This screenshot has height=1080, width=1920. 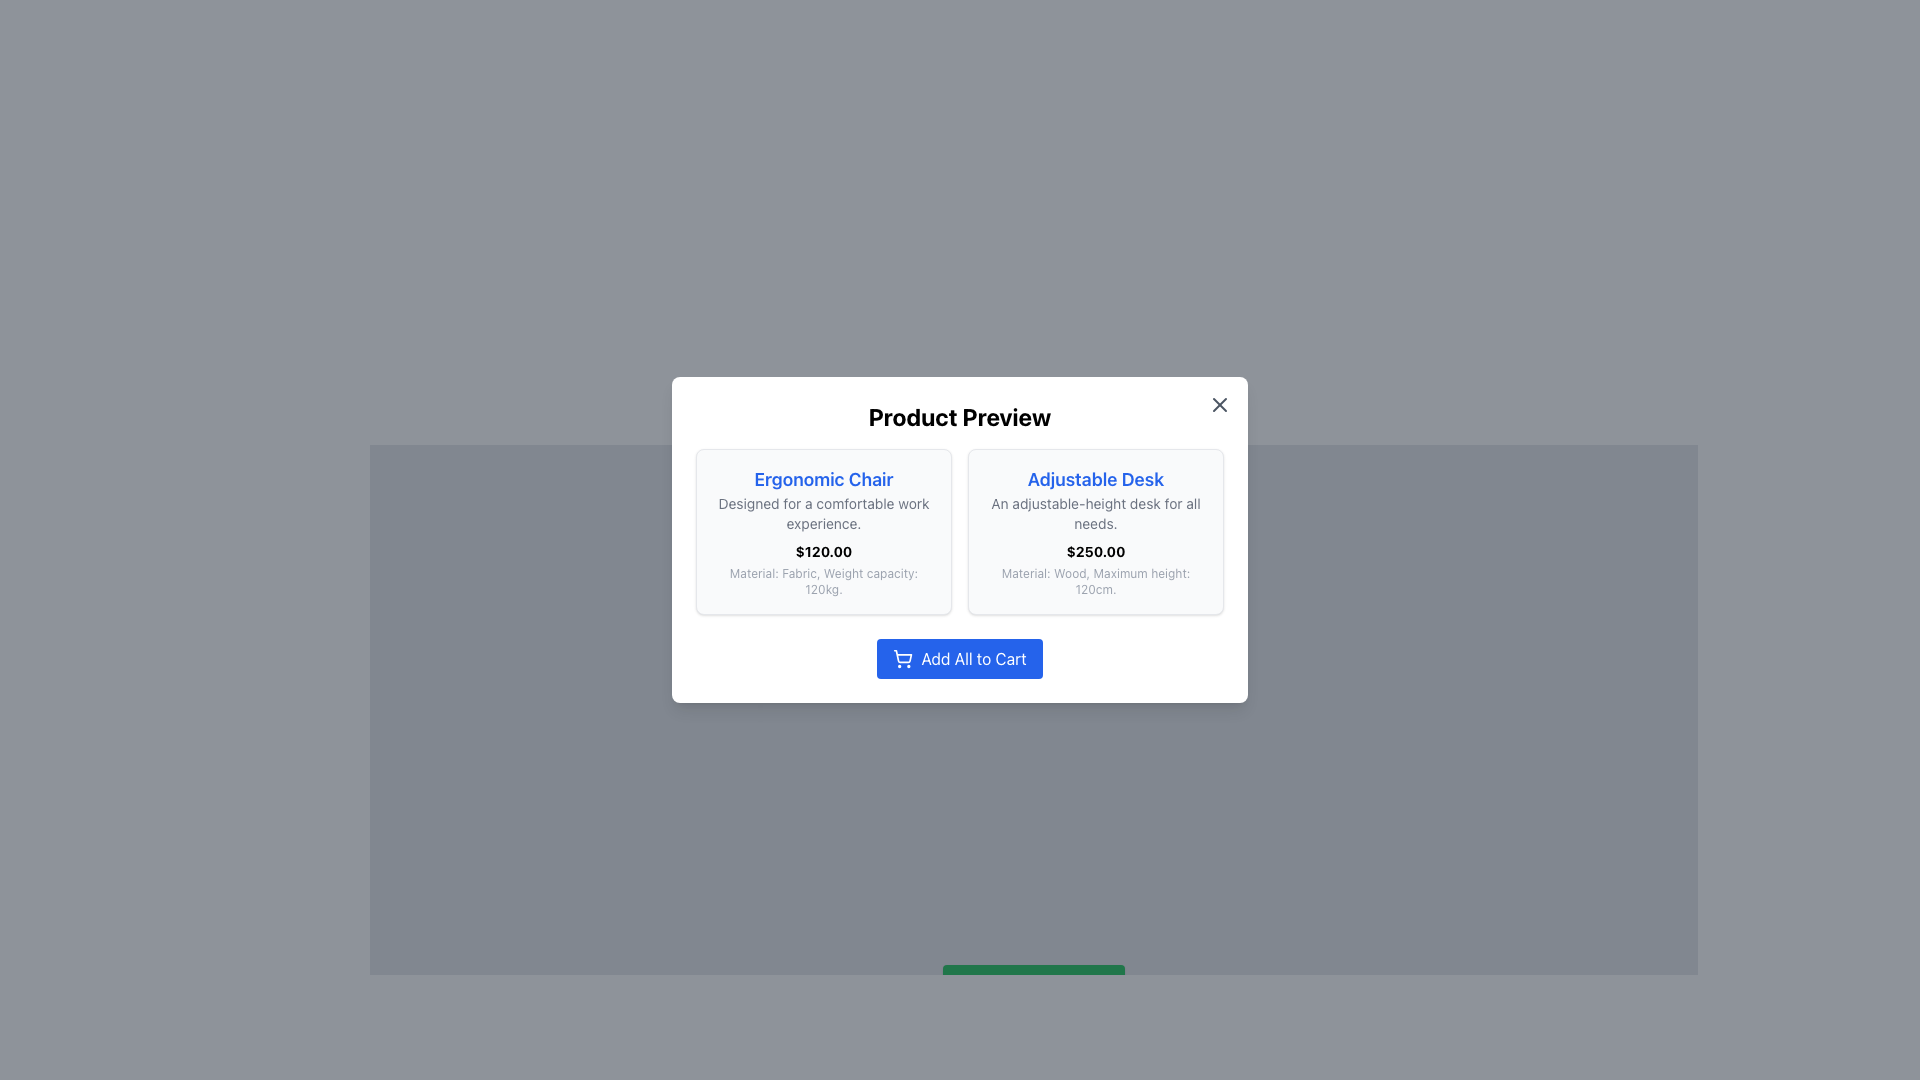 What do you see at coordinates (824, 582) in the screenshot?
I see `the textual description element that provides specifications of the product, located below the product's price information in the left product card of the modal dialog` at bounding box center [824, 582].